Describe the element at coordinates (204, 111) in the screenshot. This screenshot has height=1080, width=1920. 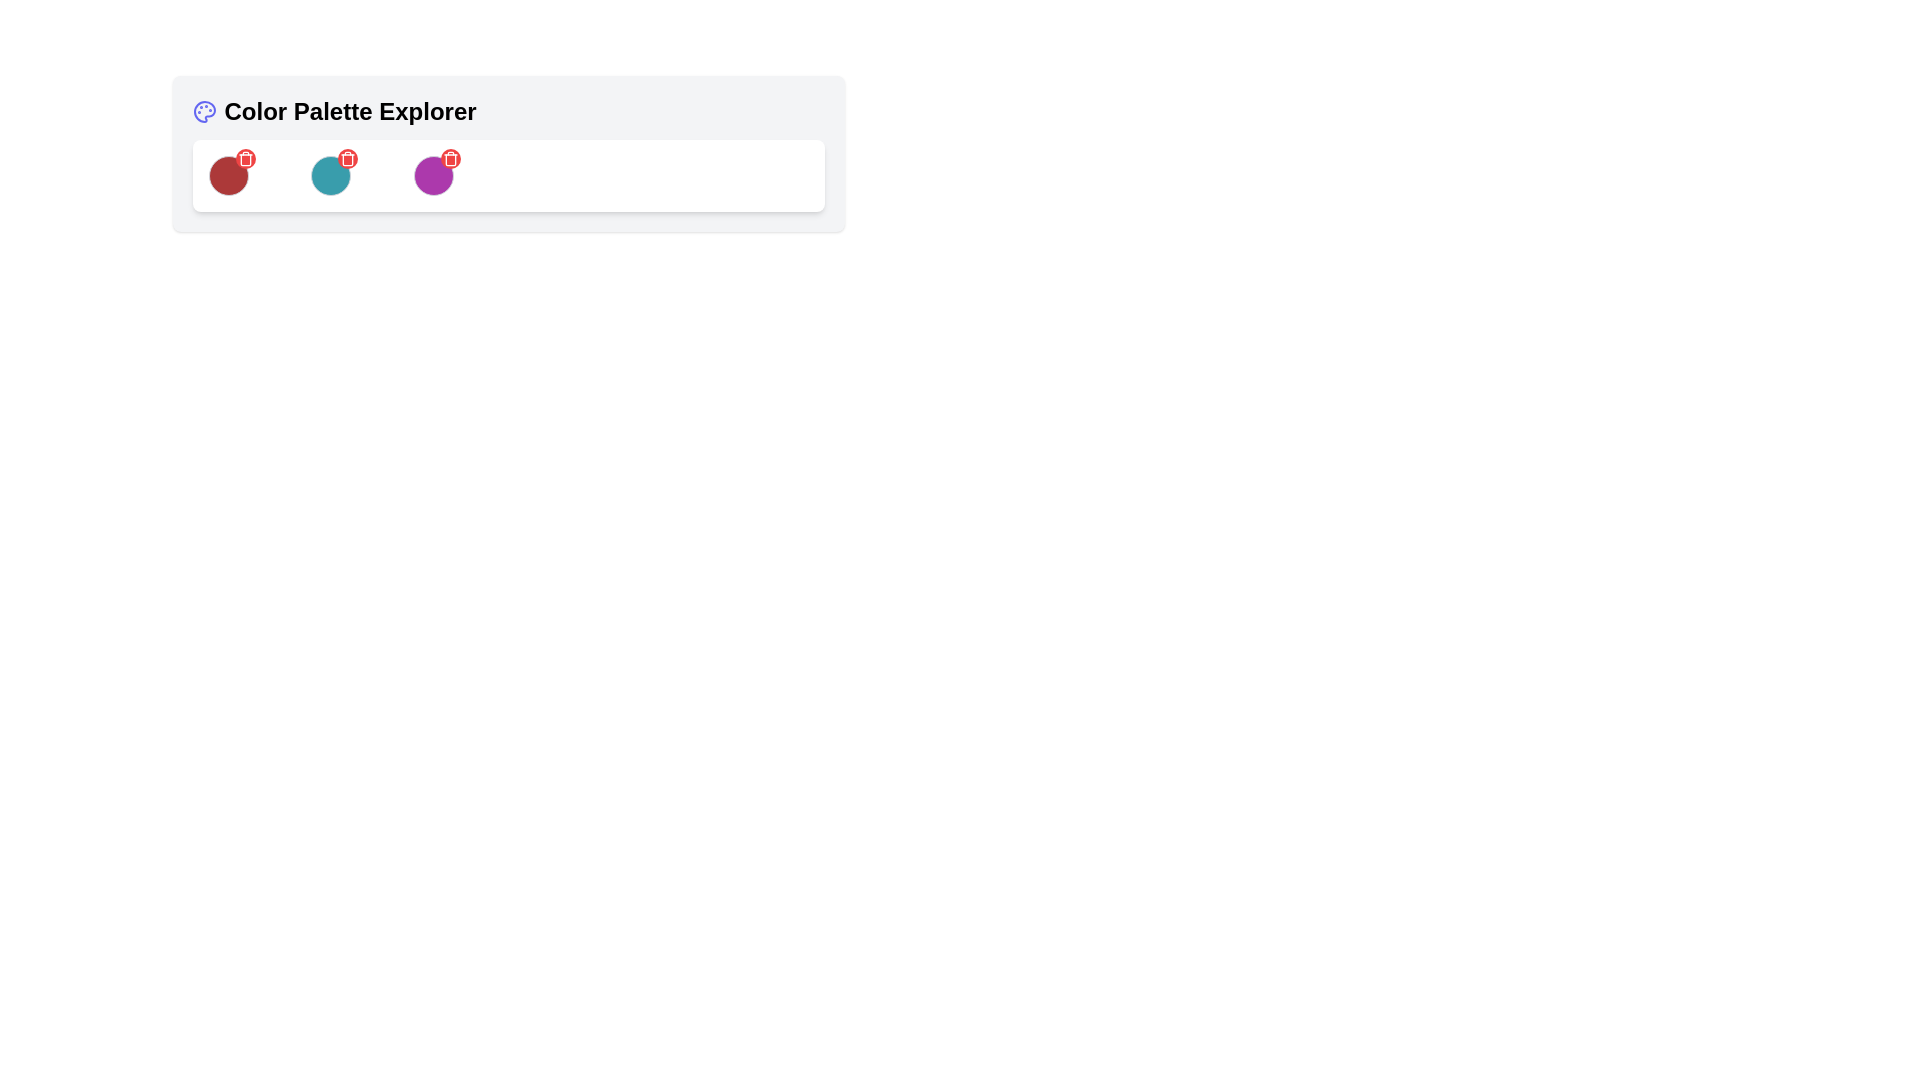
I see `the decorative icon representing the 'Color Palette Explorer', which is positioned to the left of the title text` at that location.